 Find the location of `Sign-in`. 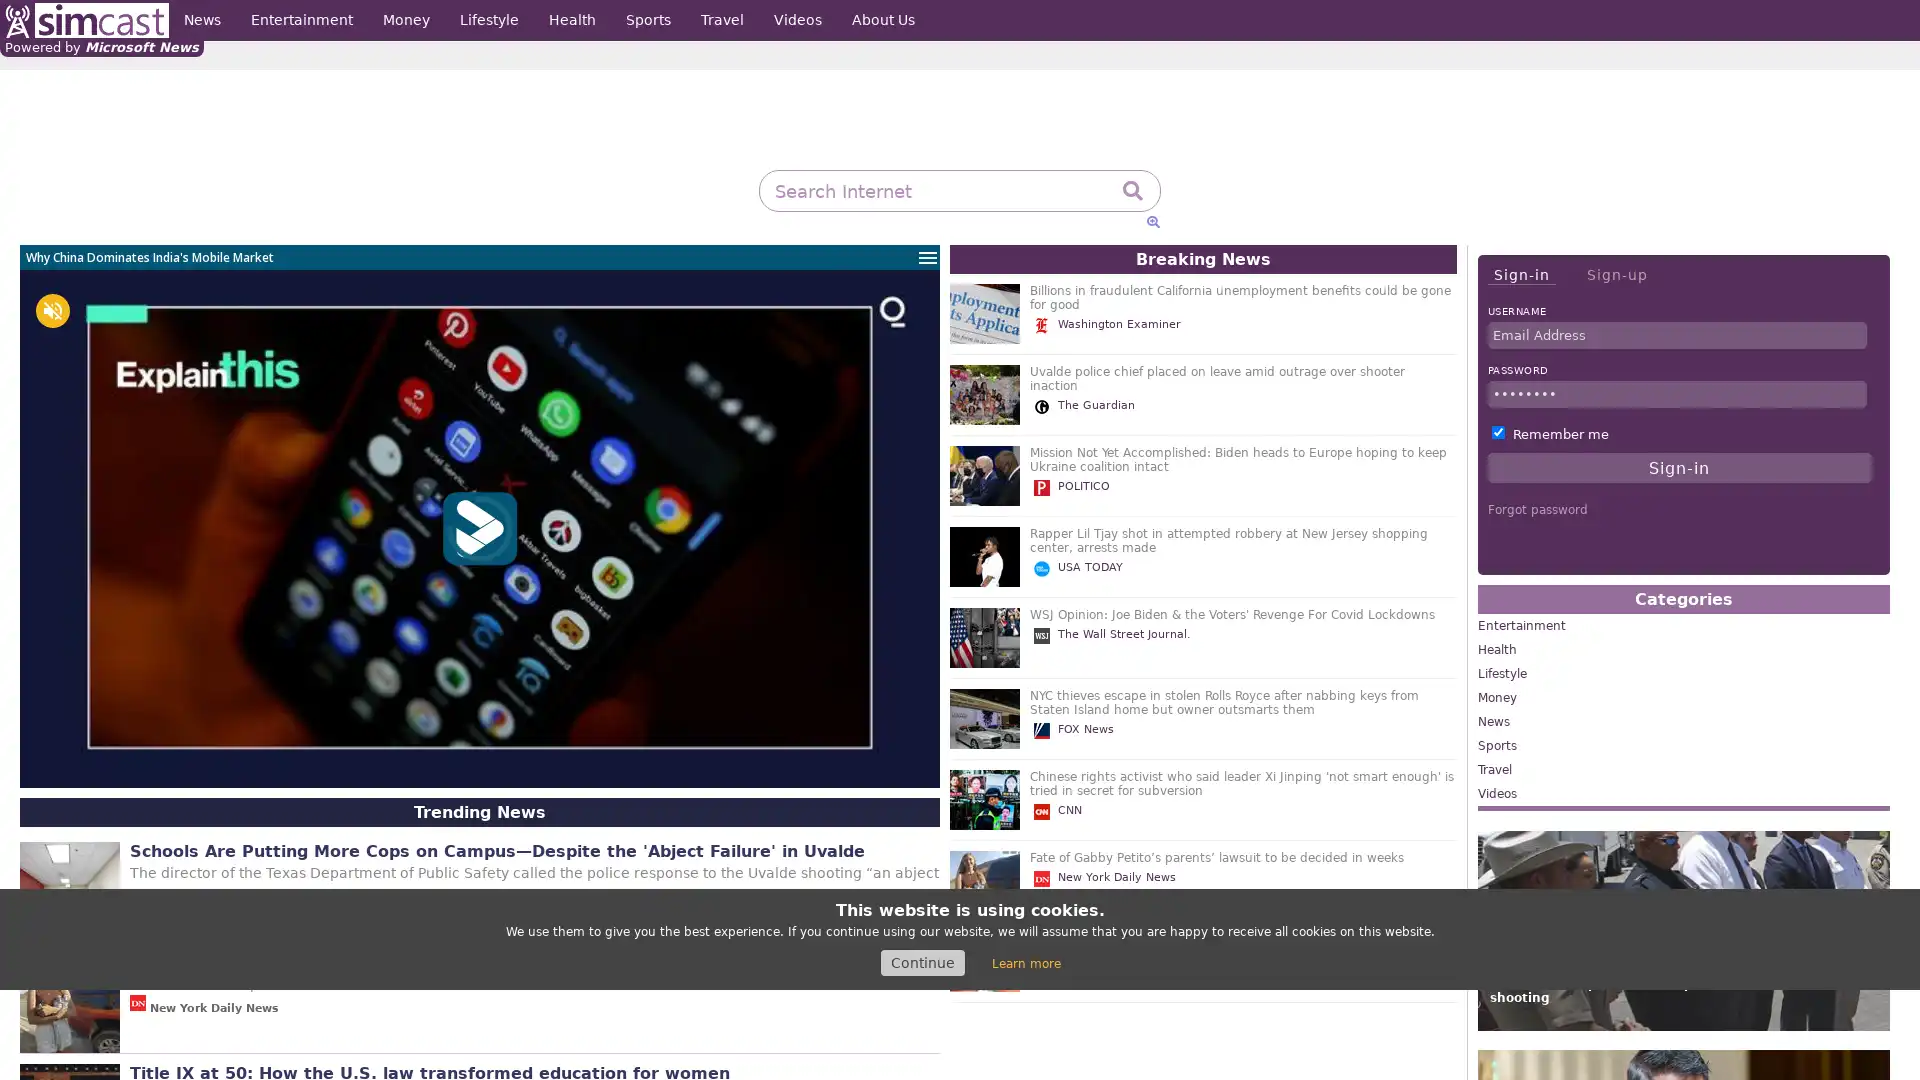

Sign-in is located at coordinates (1520, 275).